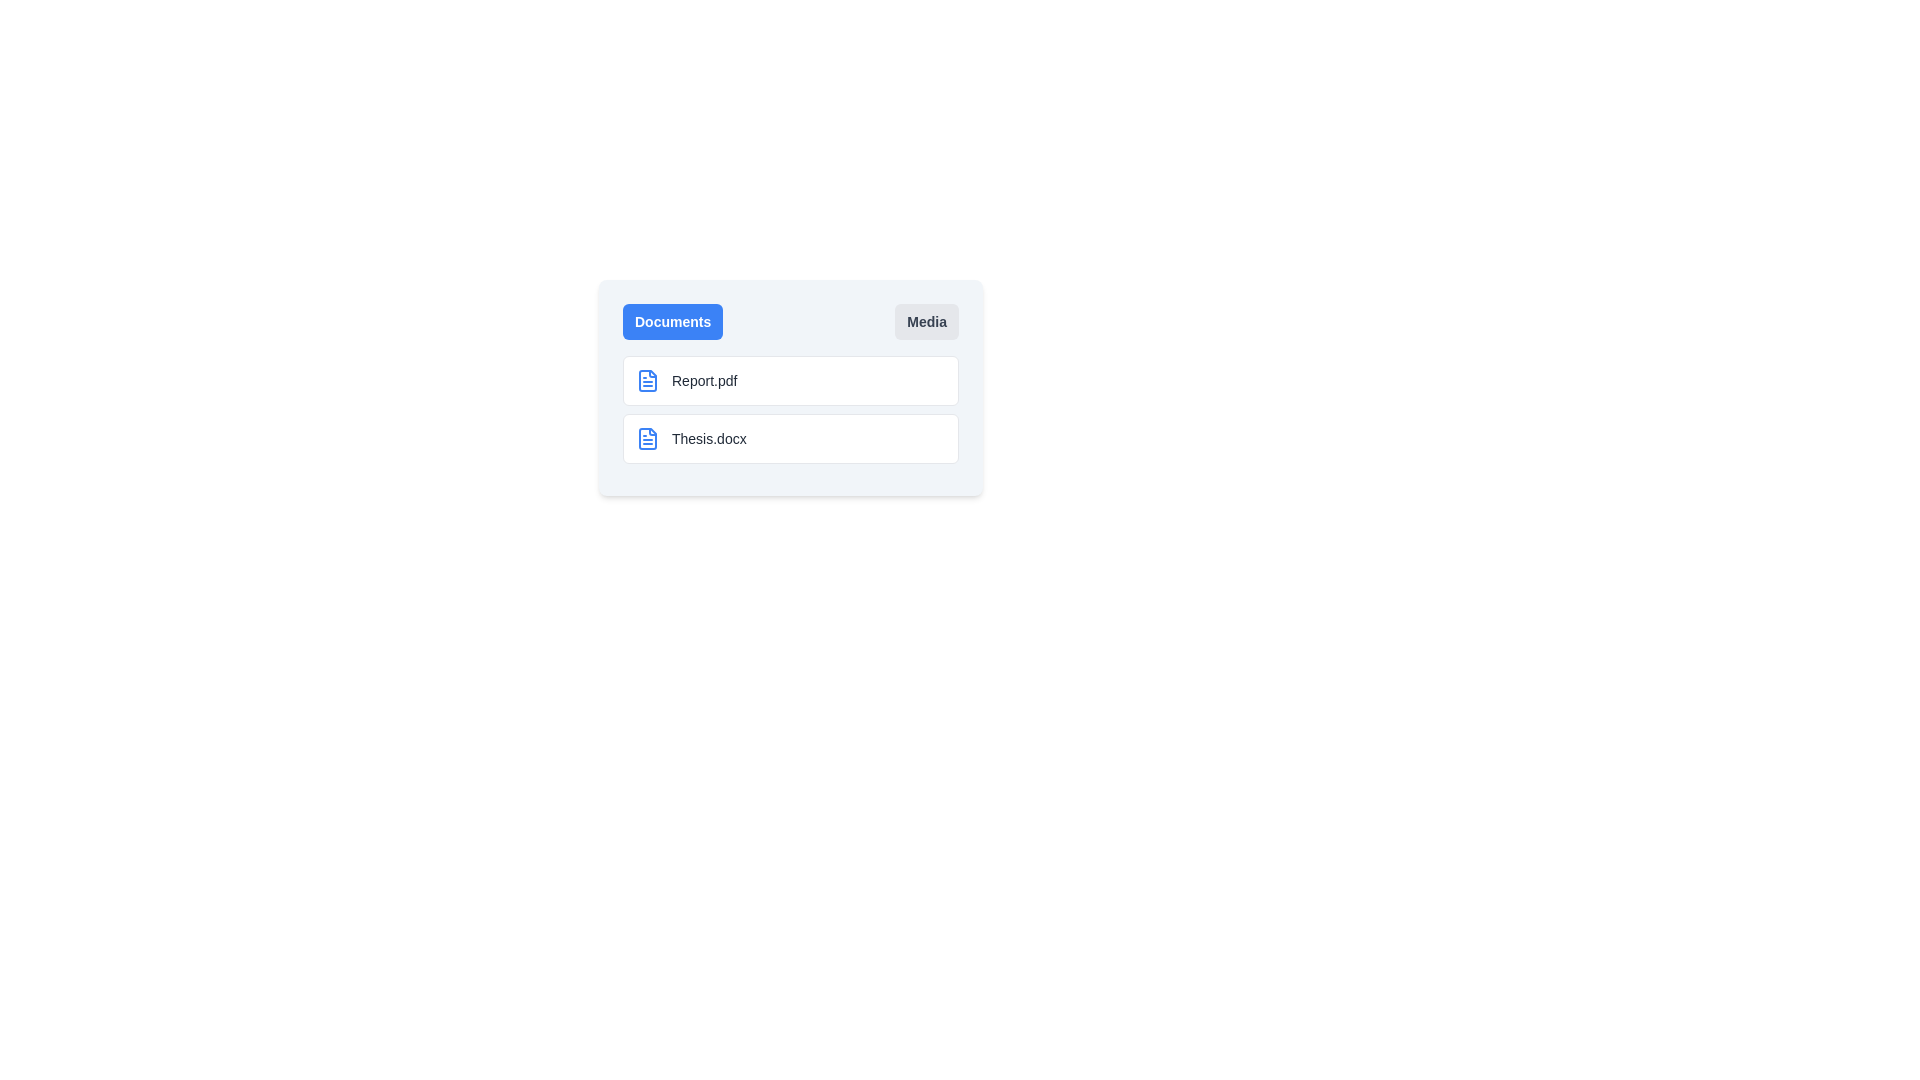 This screenshot has width=1920, height=1080. Describe the element at coordinates (790, 381) in the screenshot. I see `the first list item representing the file named 'Report.pdf', which is positioned below the 'Documents' and 'Media' tabs` at that location.